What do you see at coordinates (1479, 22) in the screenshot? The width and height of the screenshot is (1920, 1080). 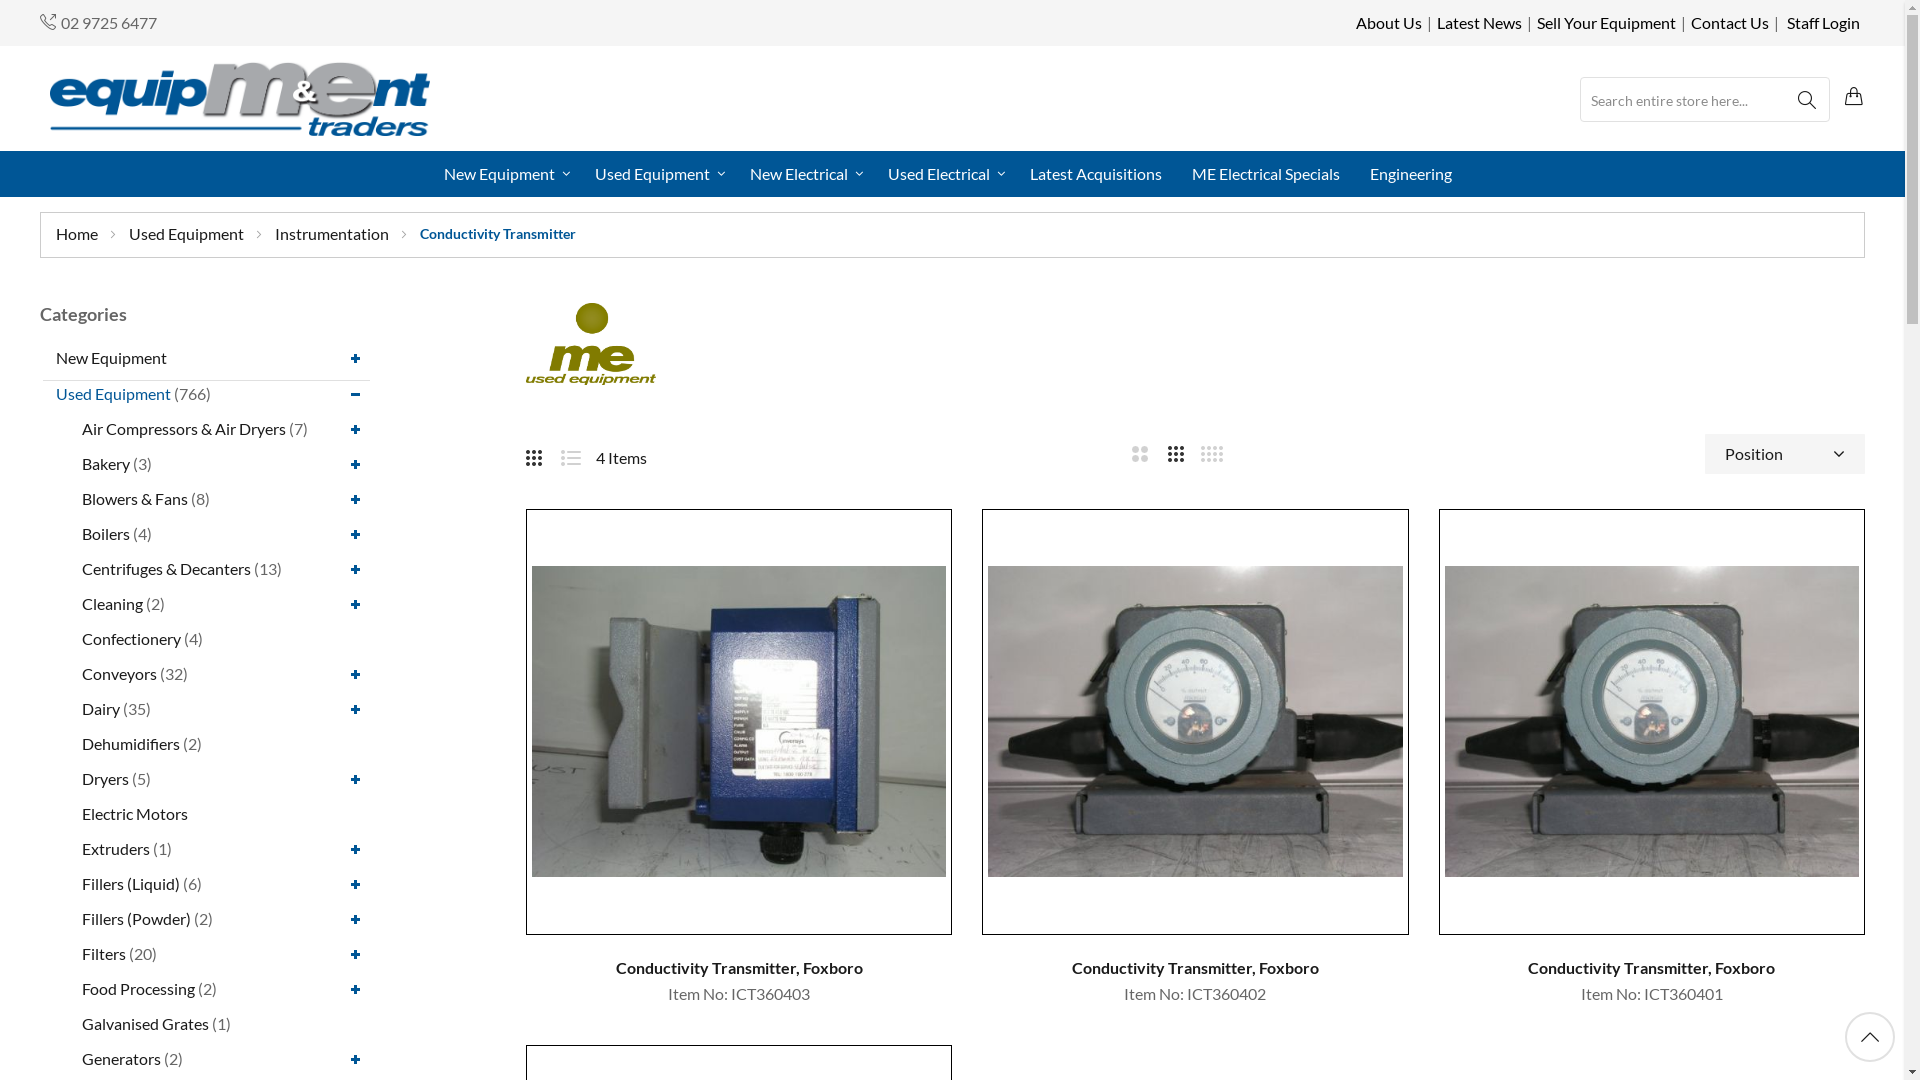 I see `'Latest News'` at bounding box center [1479, 22].